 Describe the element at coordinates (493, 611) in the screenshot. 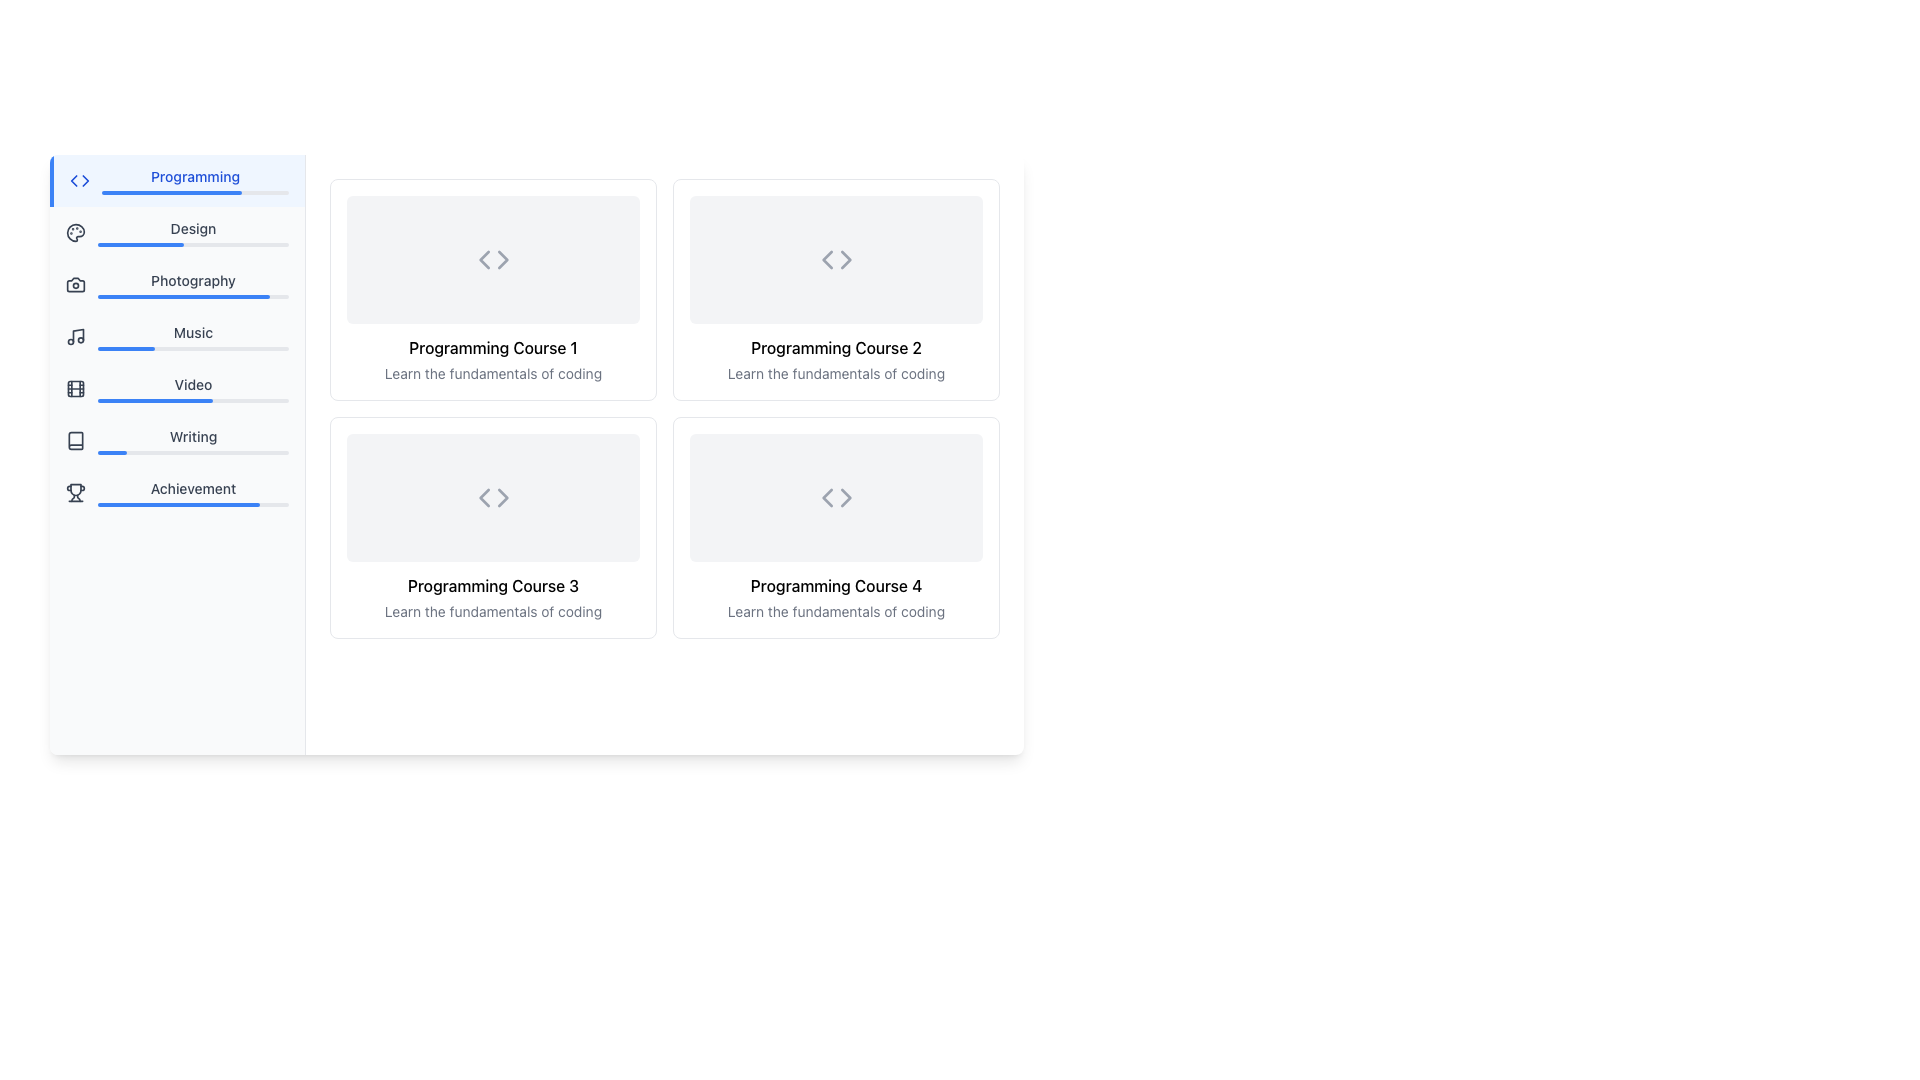

I see `text label displaying 'Learn the fundamentals of coding' located beneath the bold title 'Programming Course 3' in a card-like structure` at that location.